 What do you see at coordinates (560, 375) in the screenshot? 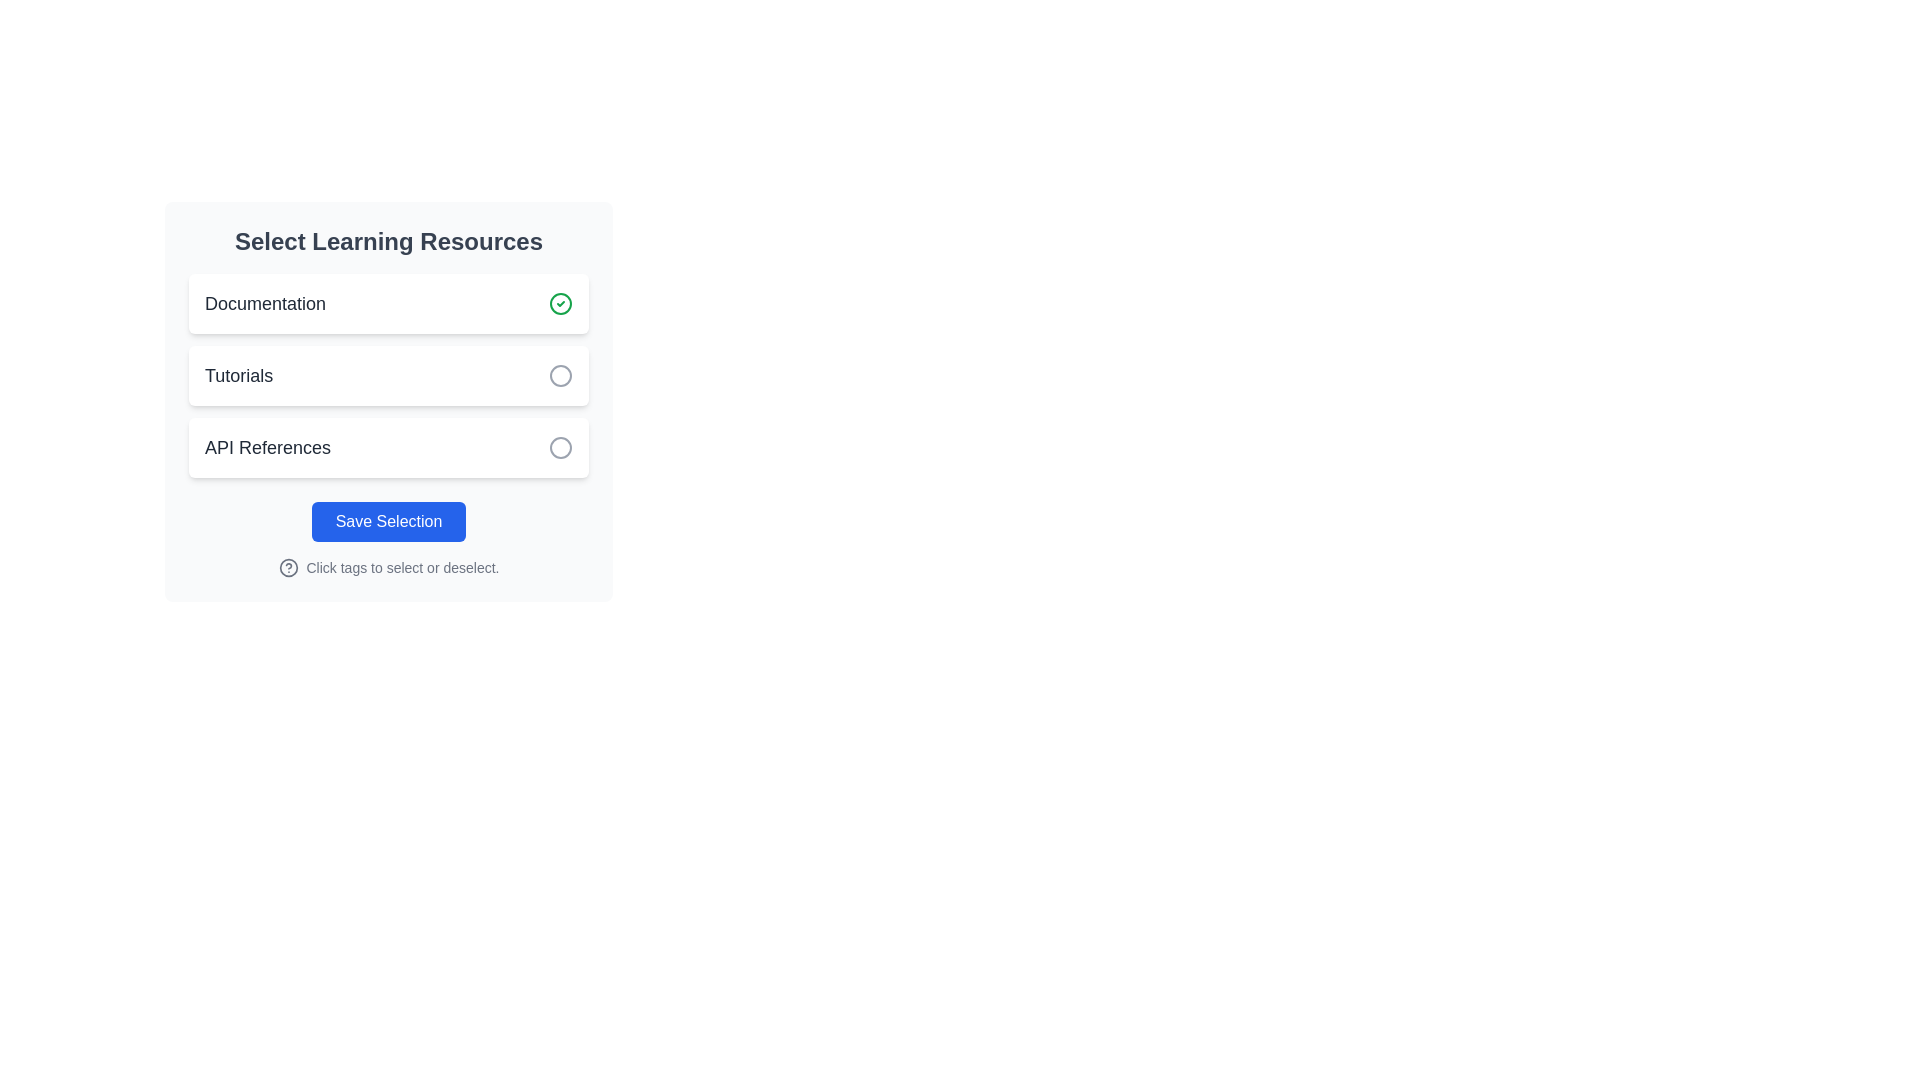
I see `the radio button for 'Tutorials'` at bounding box center [560, 375].